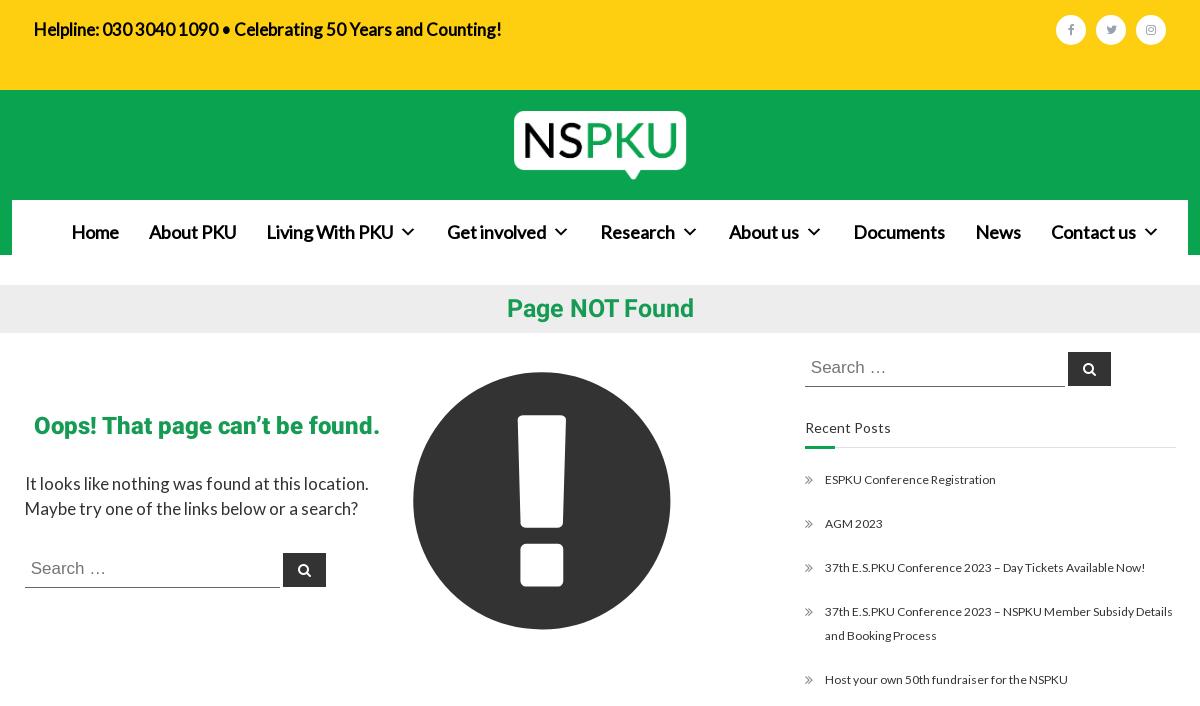 The image size is (1200, 706). Describe the element at coordinates (505, 308) in the screenshot. I see `'Page NOT Found'` at that location.